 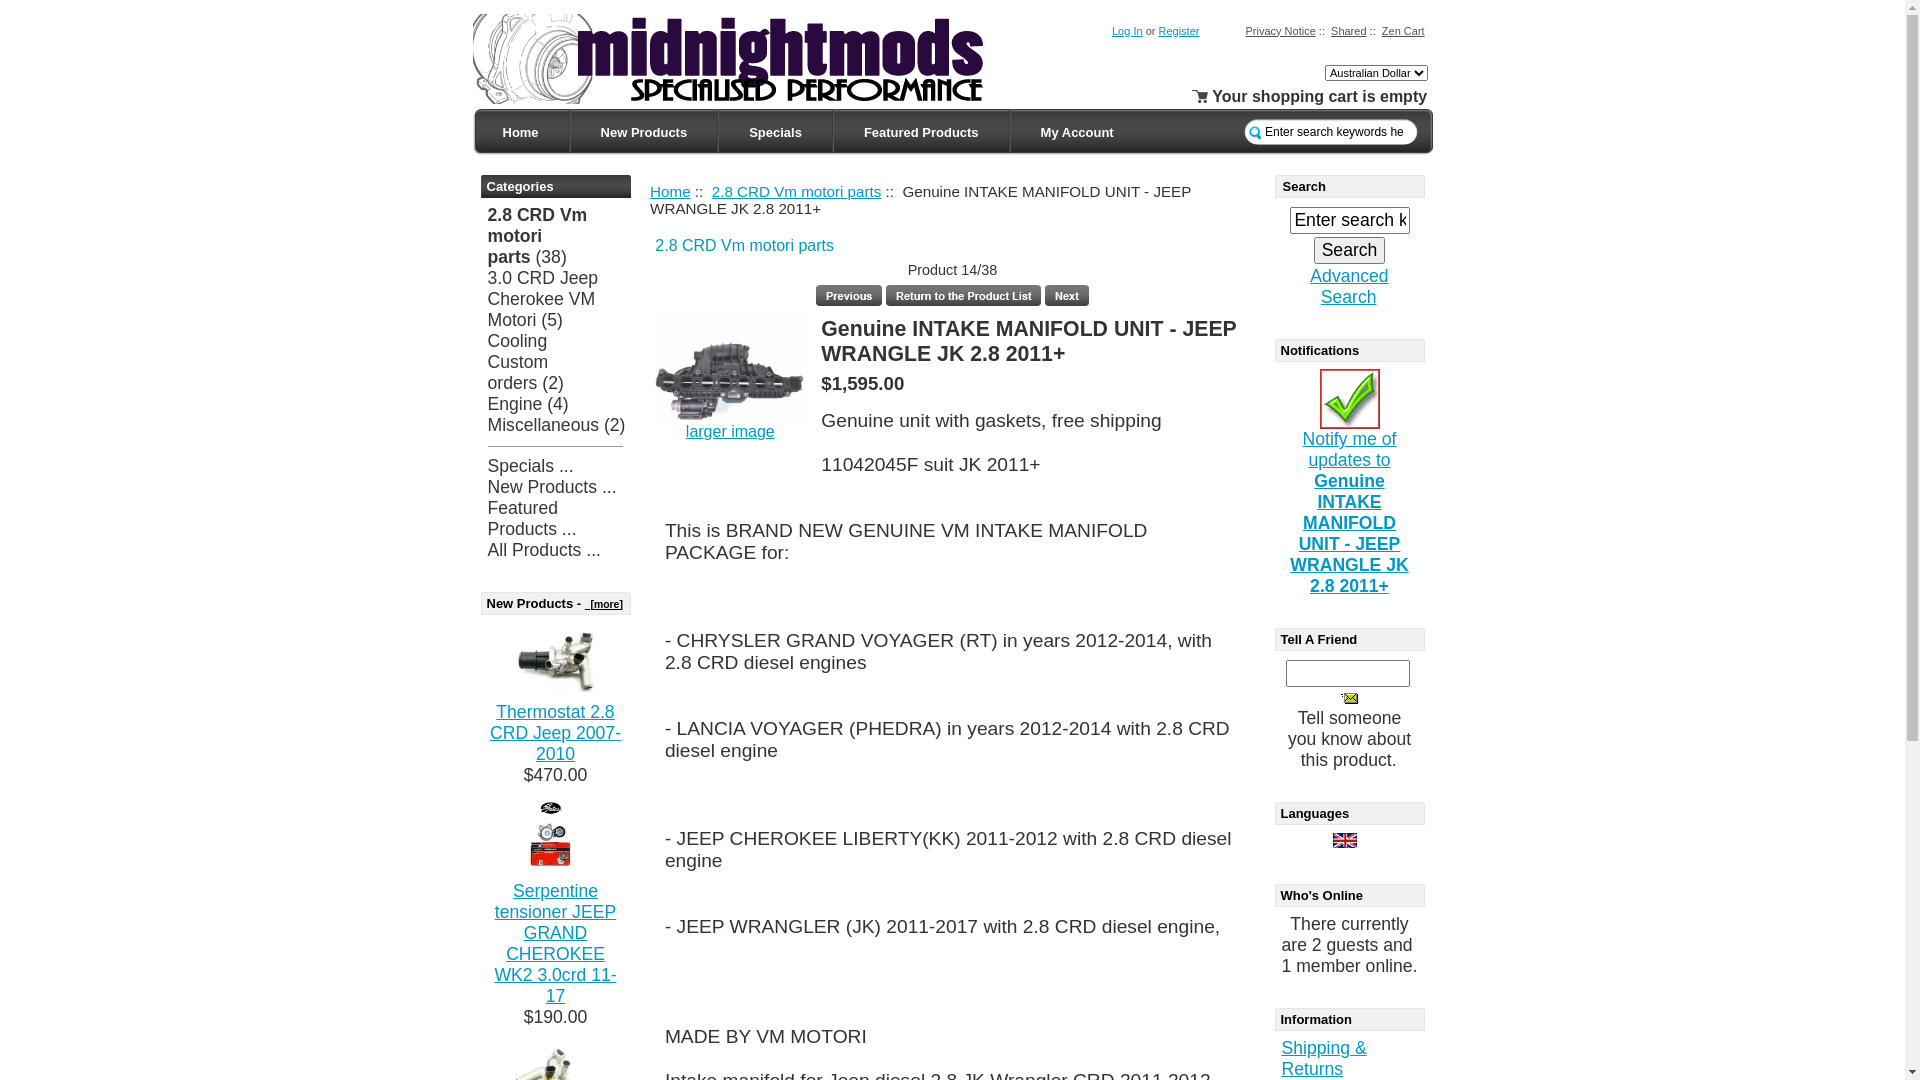 What do you see at coordinates (470, 57) in the screenshot?
I see `' Template by Zen-Cart-Power.net - Power Your Zen Cart! '` at bounding box center [470, 57].